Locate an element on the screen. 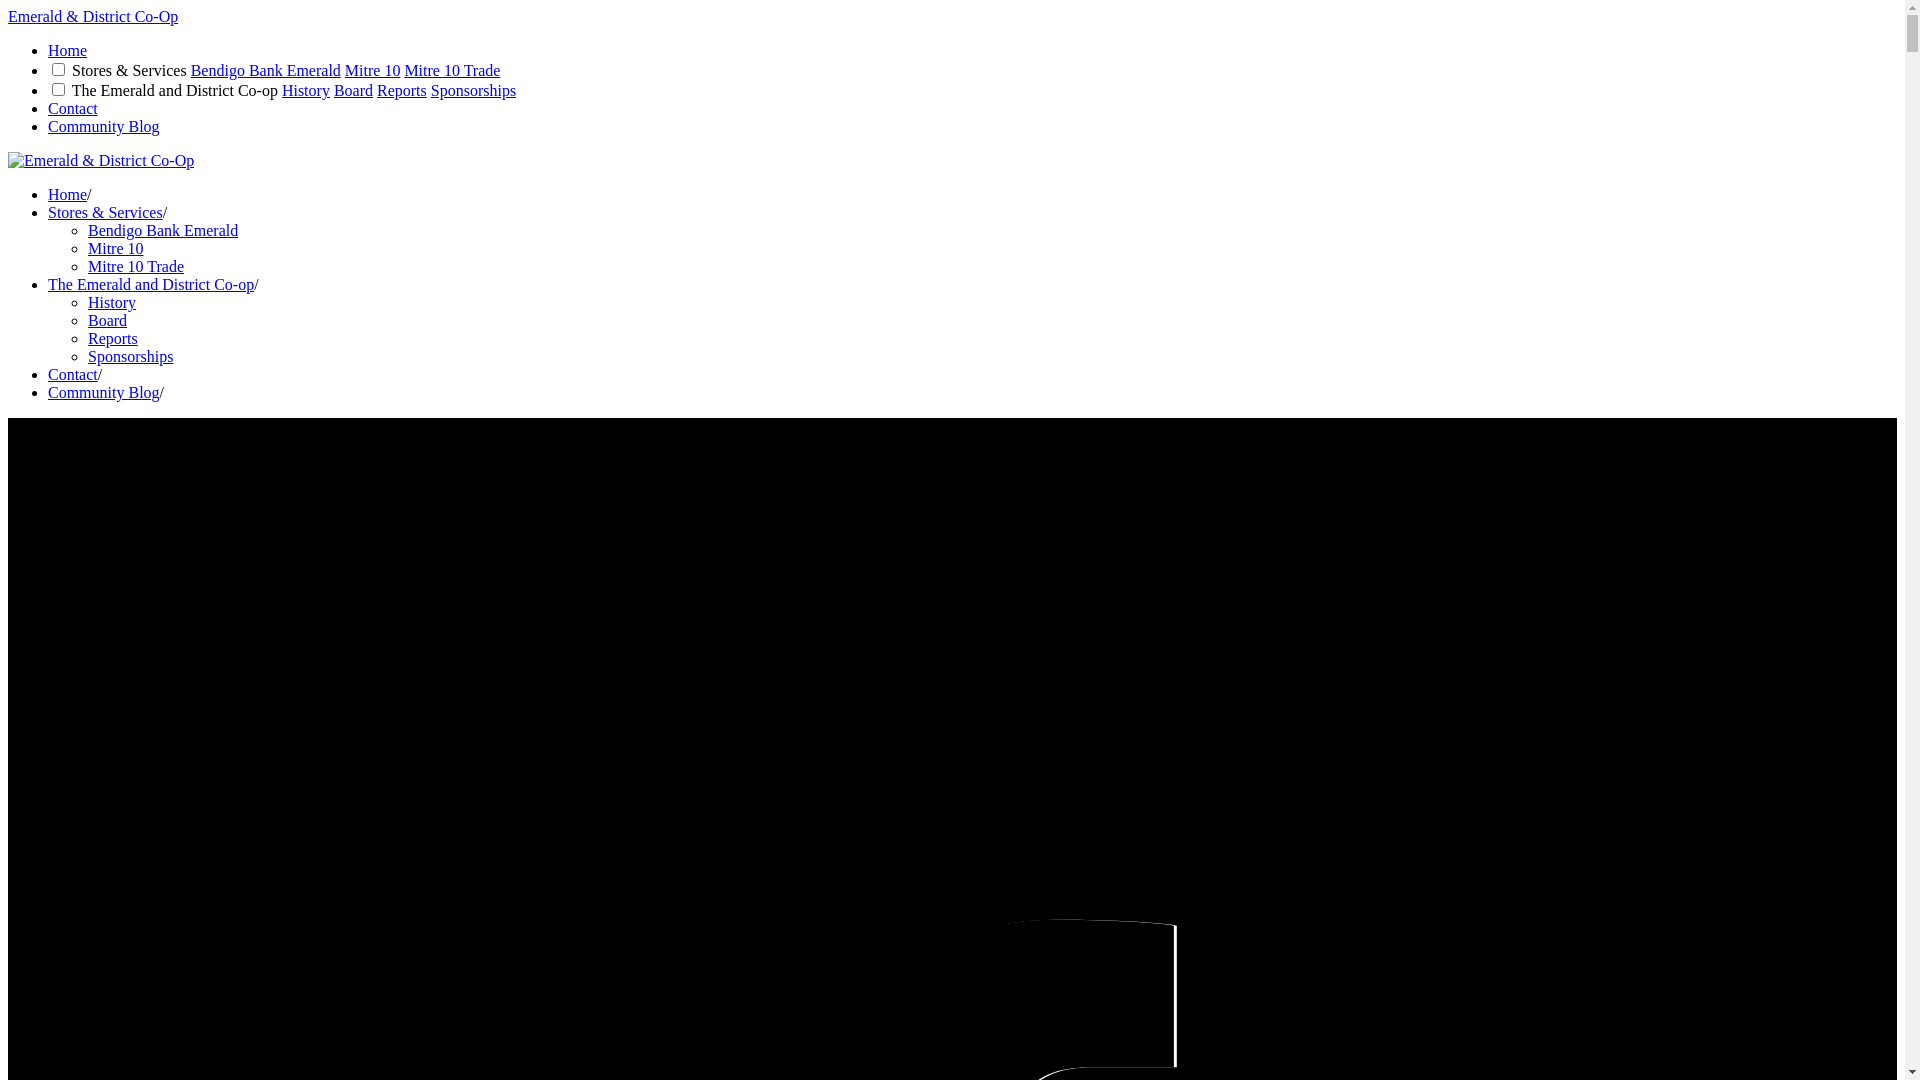 The image size is (1920, 1080). 'Contact' is located at coordinates (72, 374).